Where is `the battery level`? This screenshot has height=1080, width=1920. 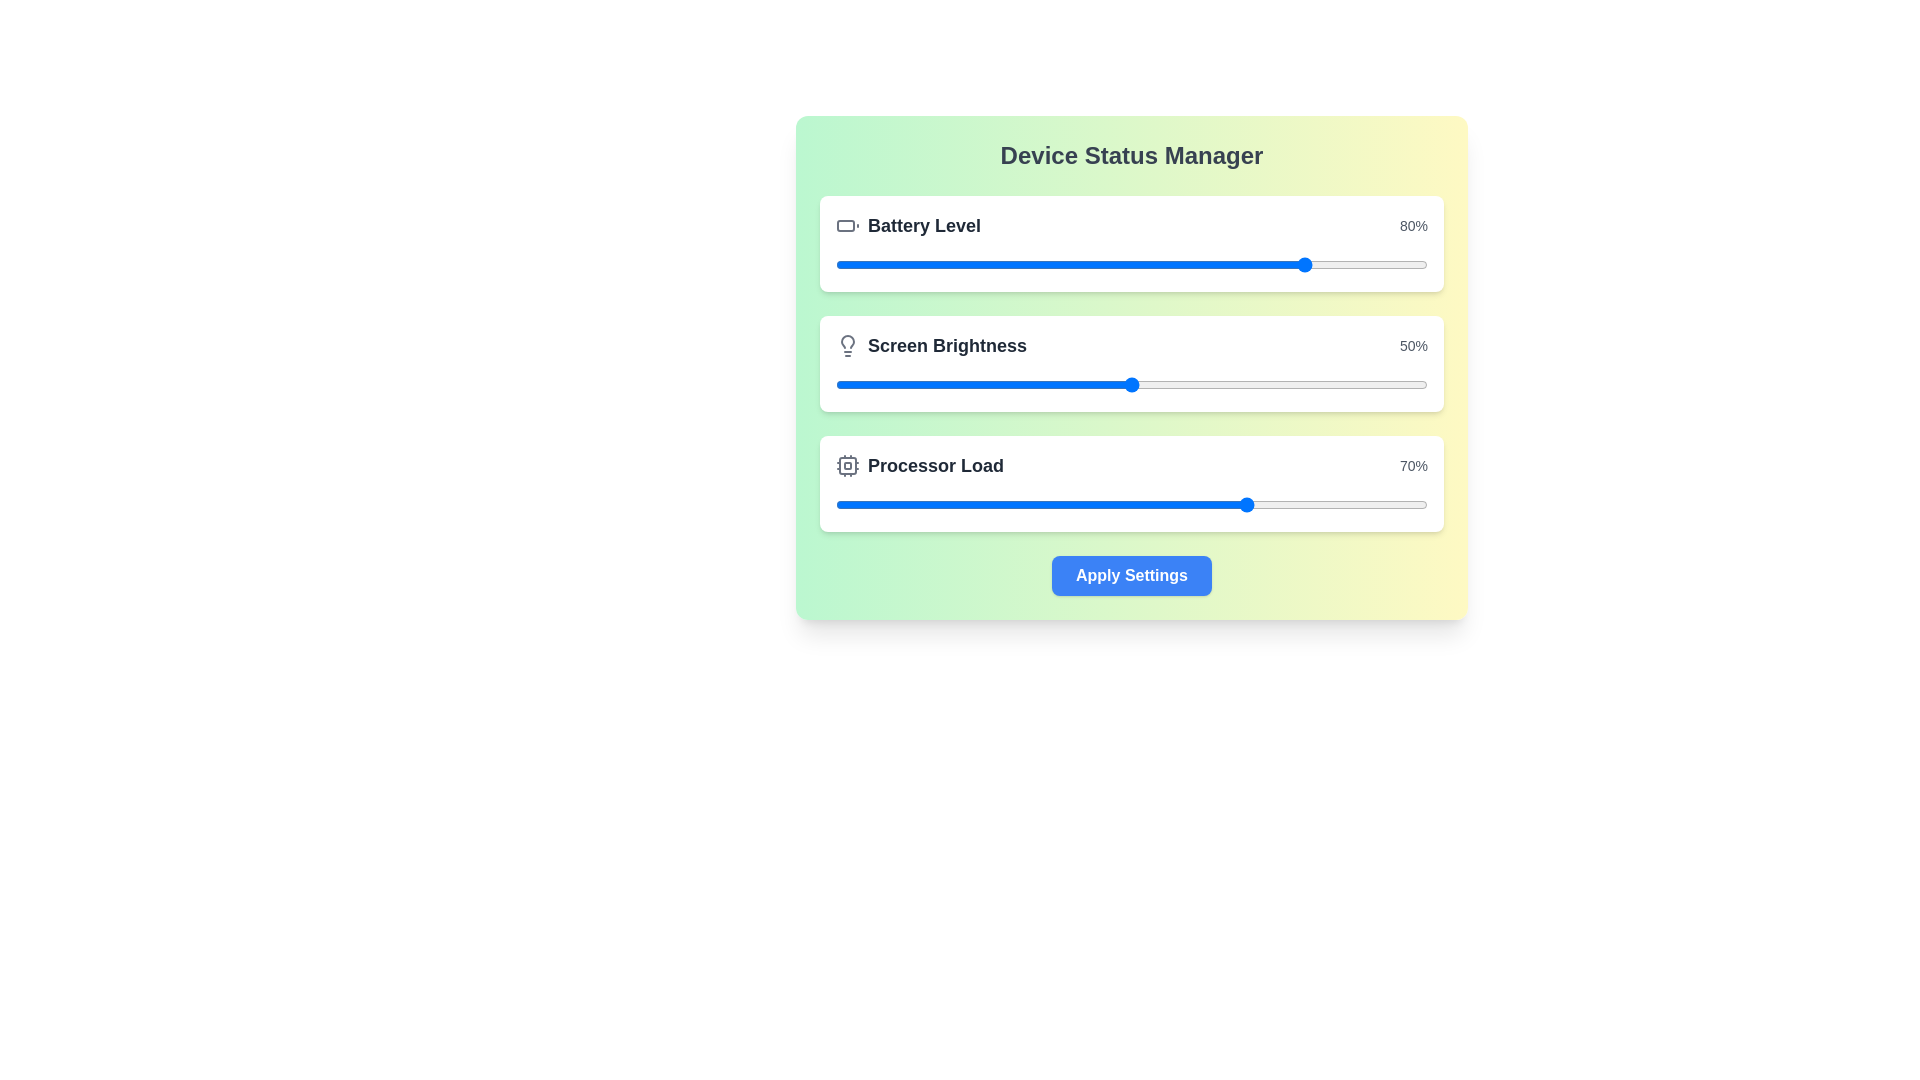
the battery level is located at coordinates (1202, 264).